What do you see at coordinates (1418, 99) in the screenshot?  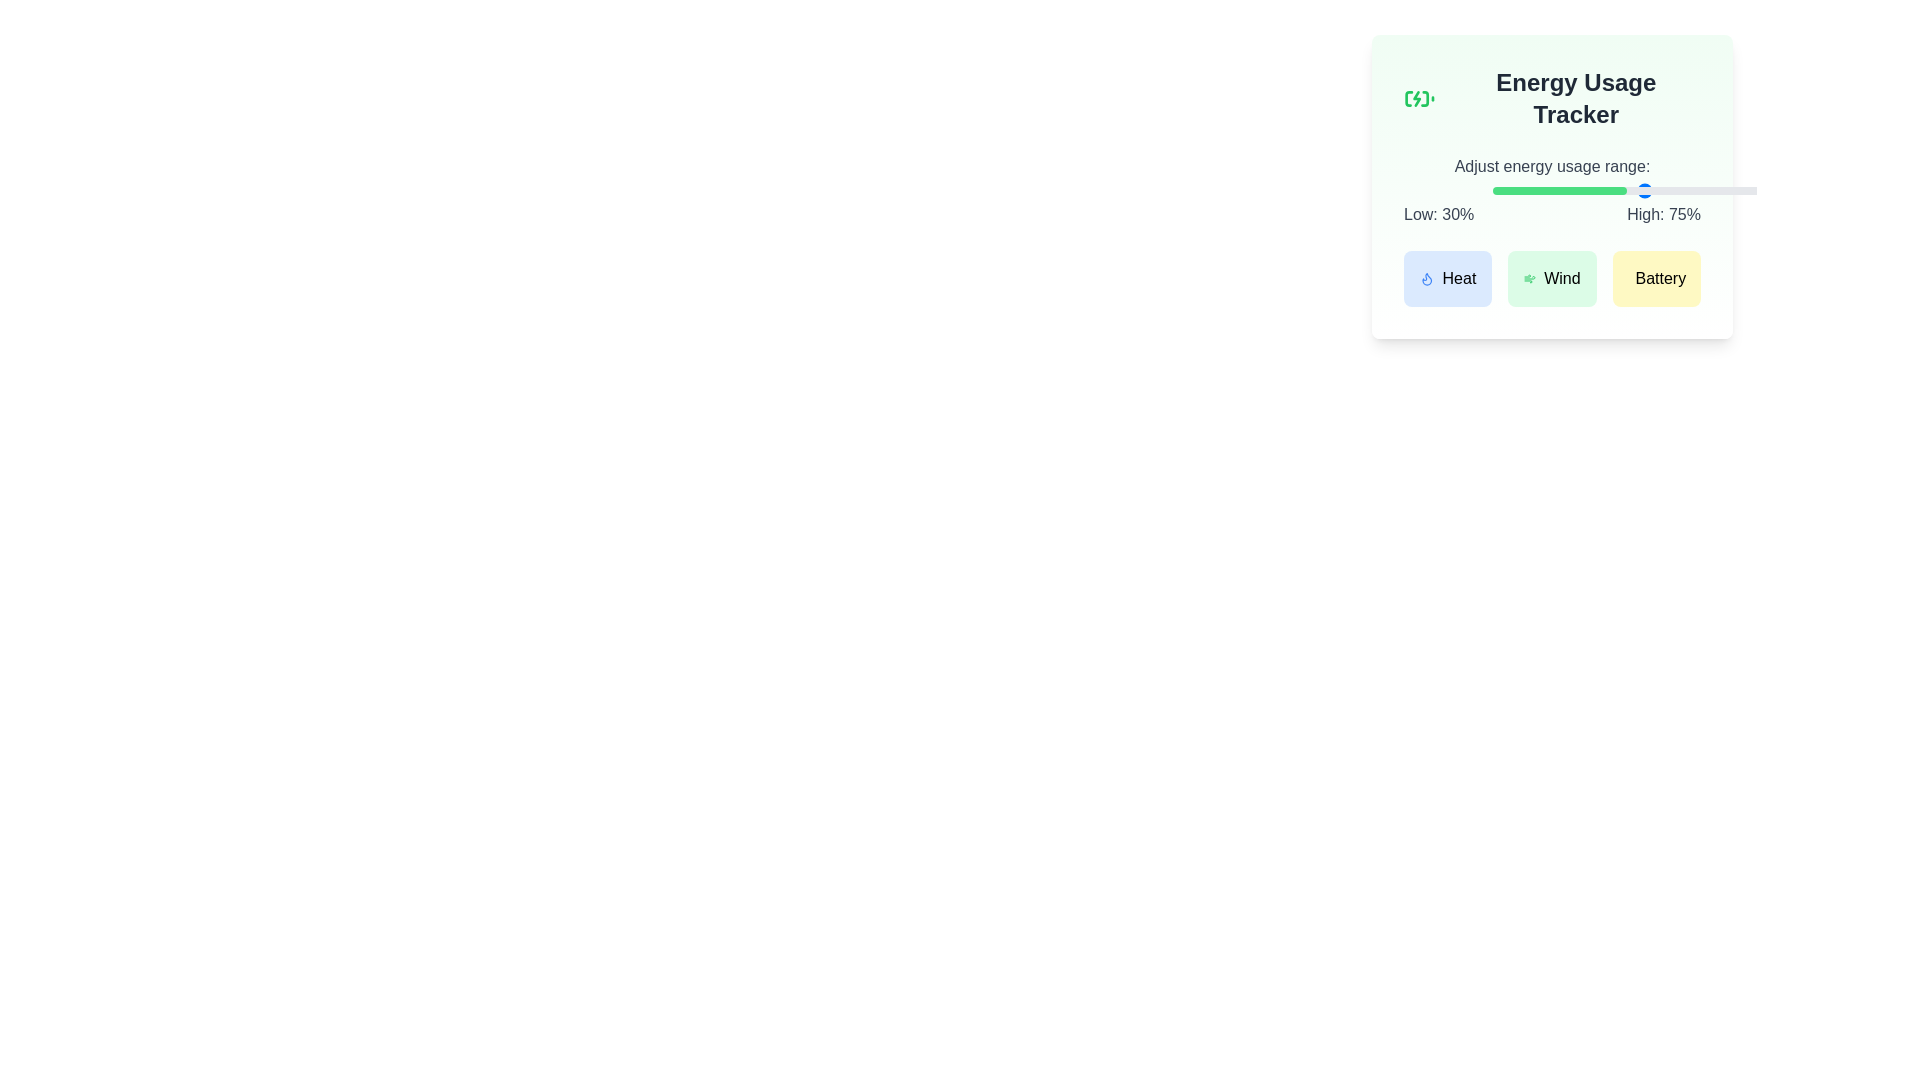 I see `the icon located in the top-left corner of the 'Energy Usage Tracker' card, which indicates functionality related to energy usage and charging` at bounding box center [1418, 99].